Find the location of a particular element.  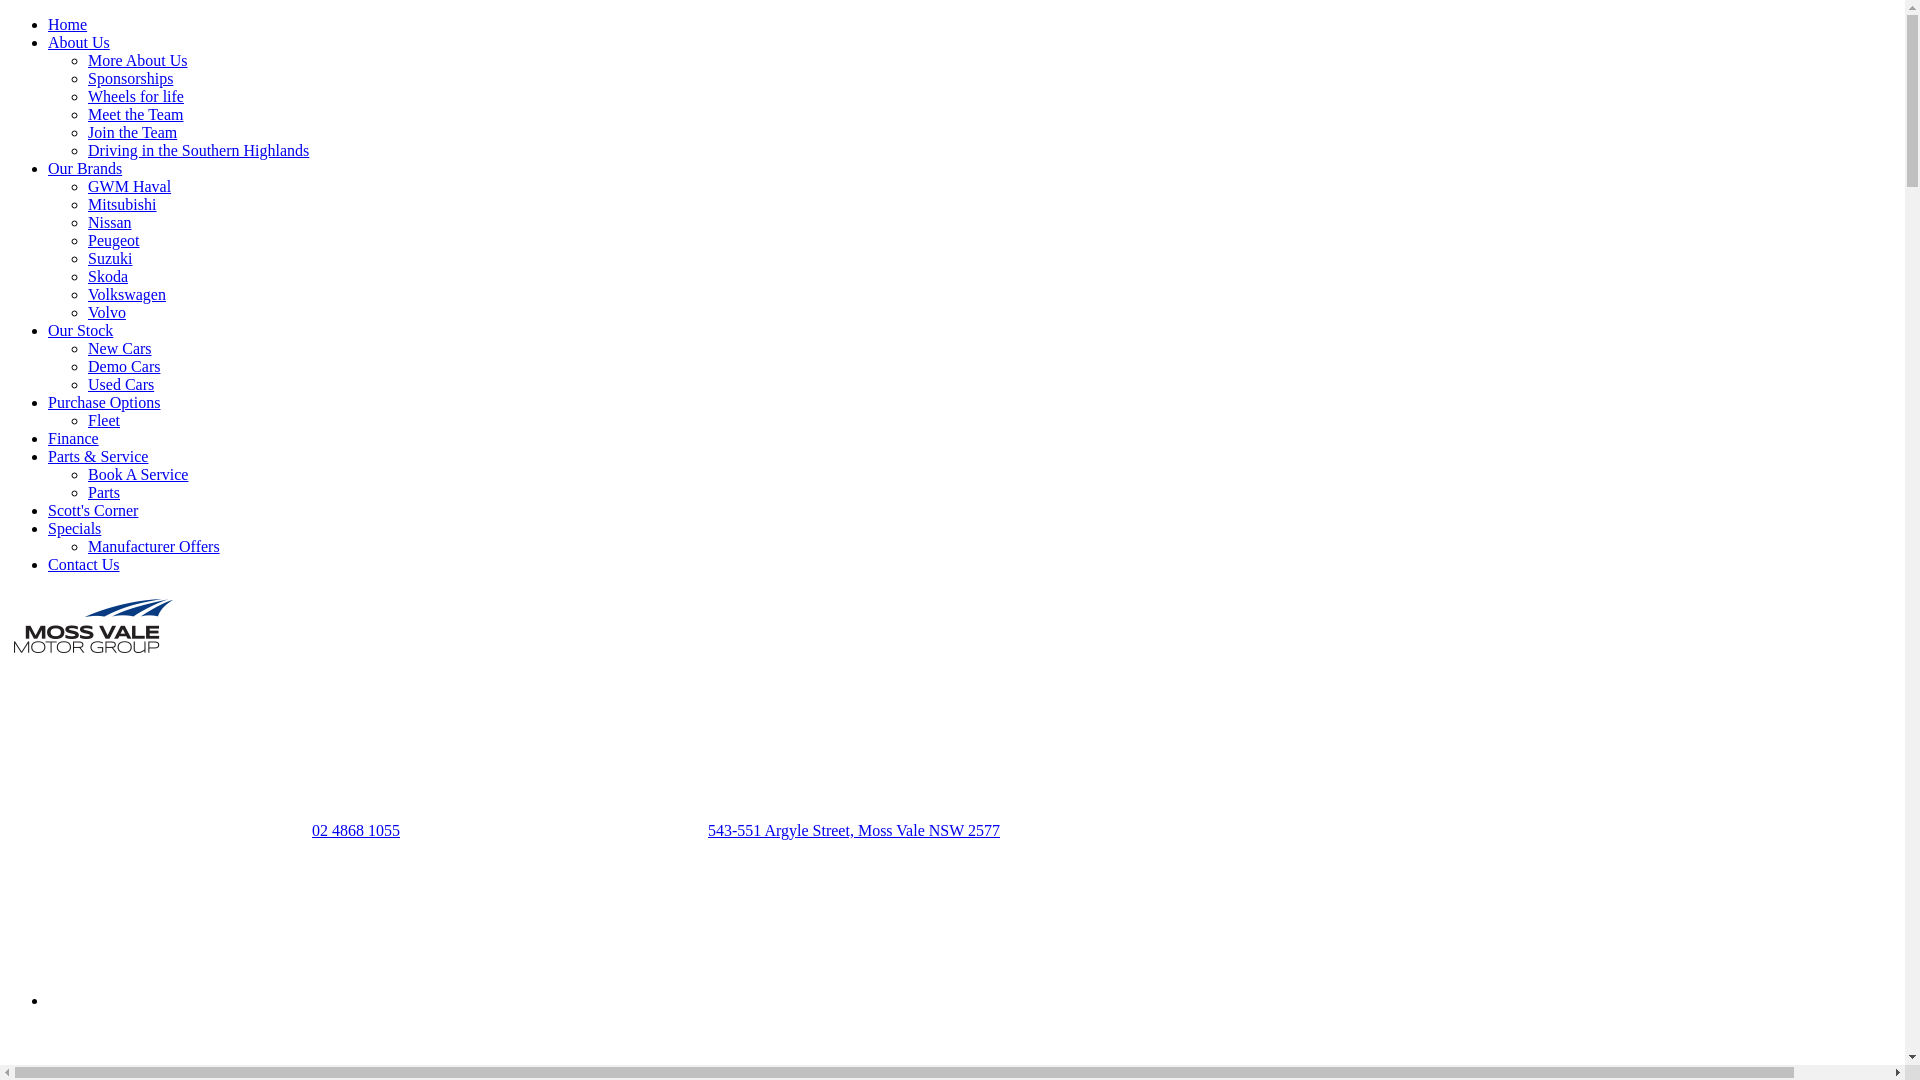

'More About Us' is located at coordinates (137, 59).